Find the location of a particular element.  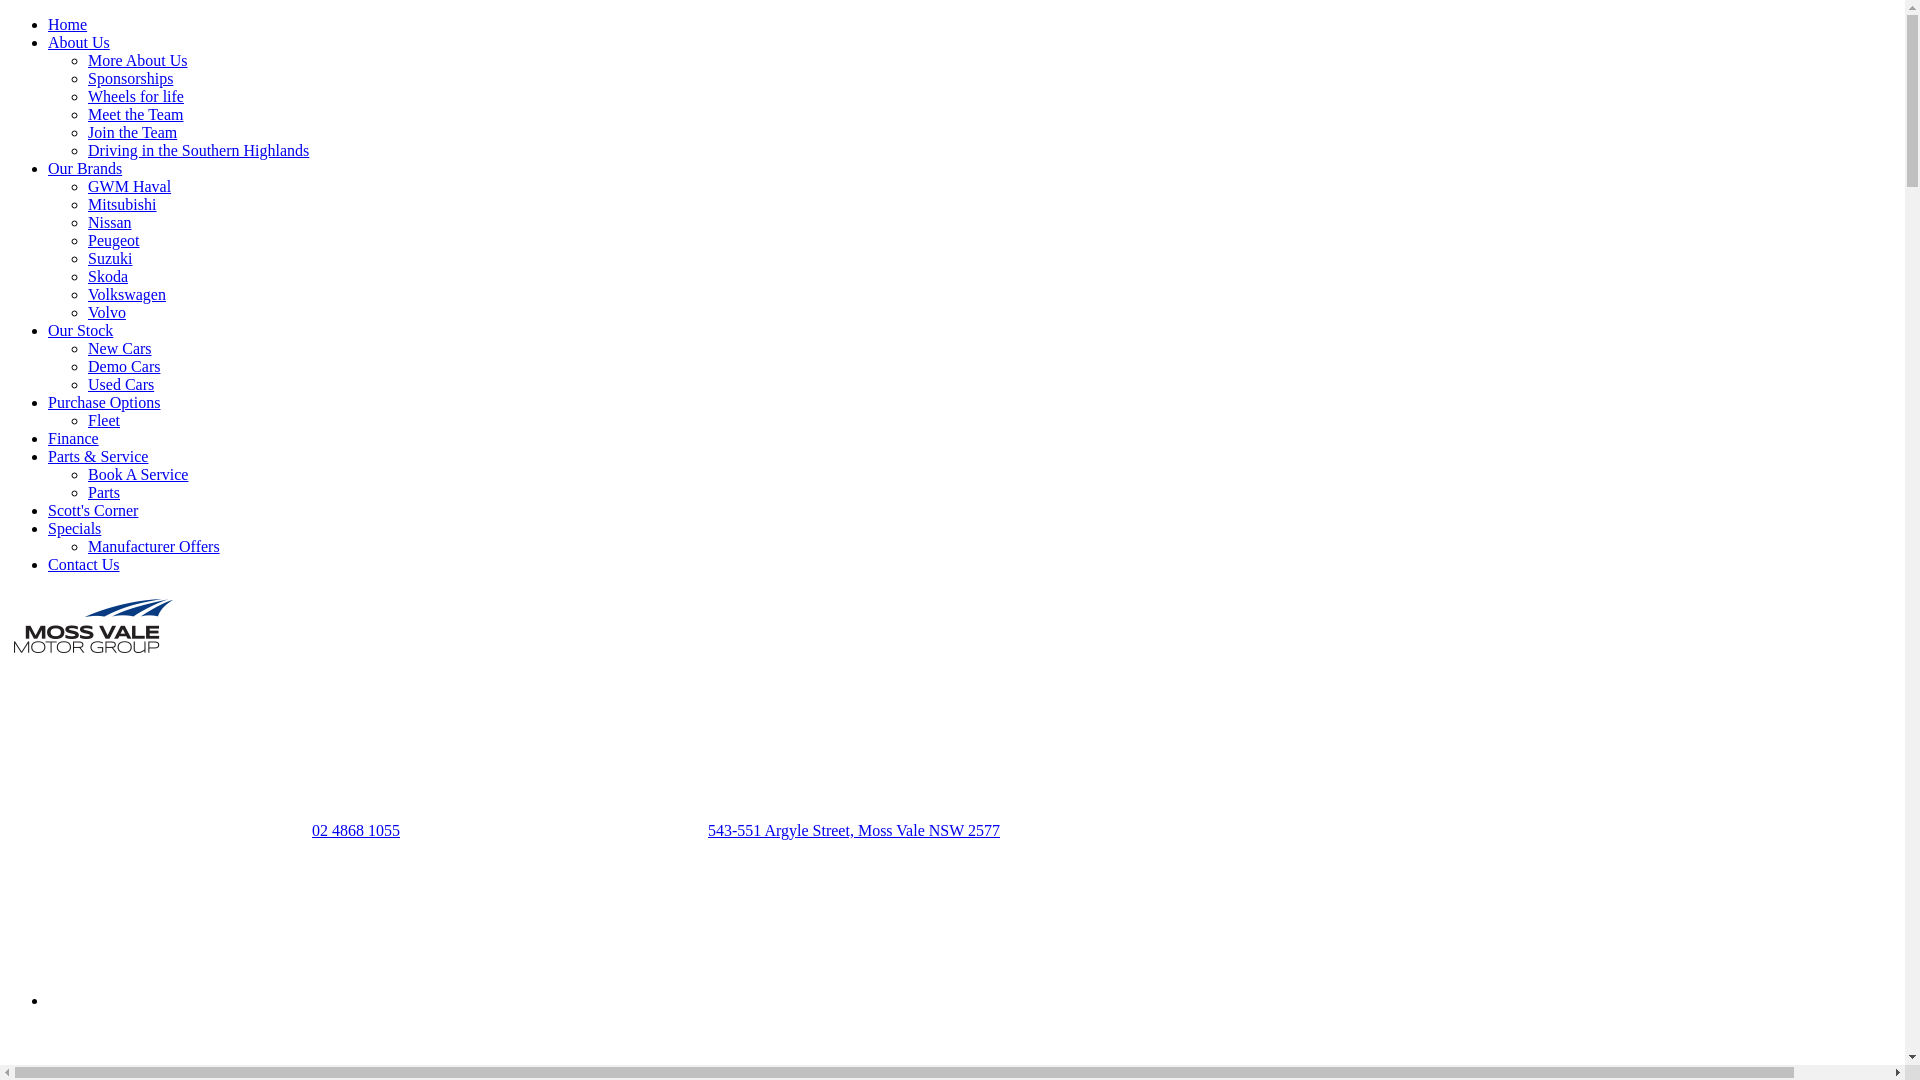

'More About Us' is located at coordinates (137, 59).